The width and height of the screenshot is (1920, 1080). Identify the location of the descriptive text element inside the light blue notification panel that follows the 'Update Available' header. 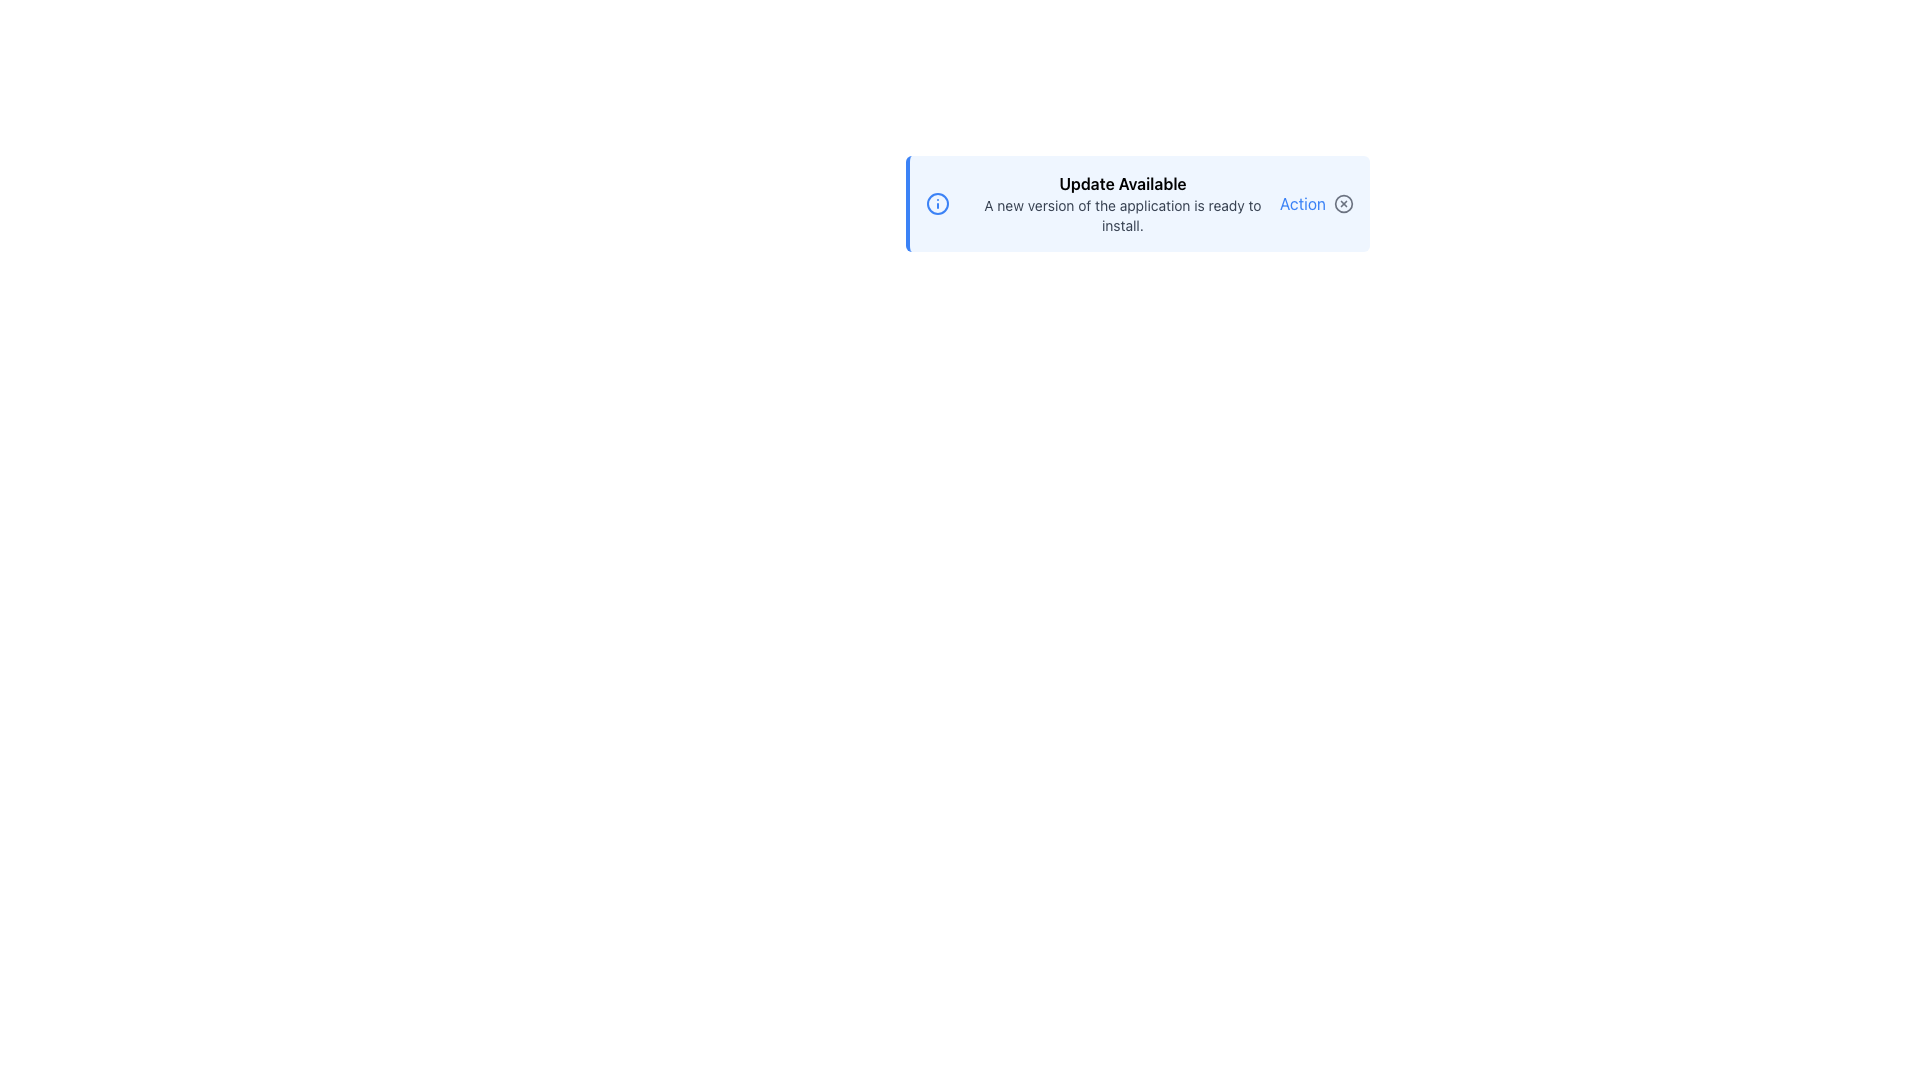
(1123, 216).